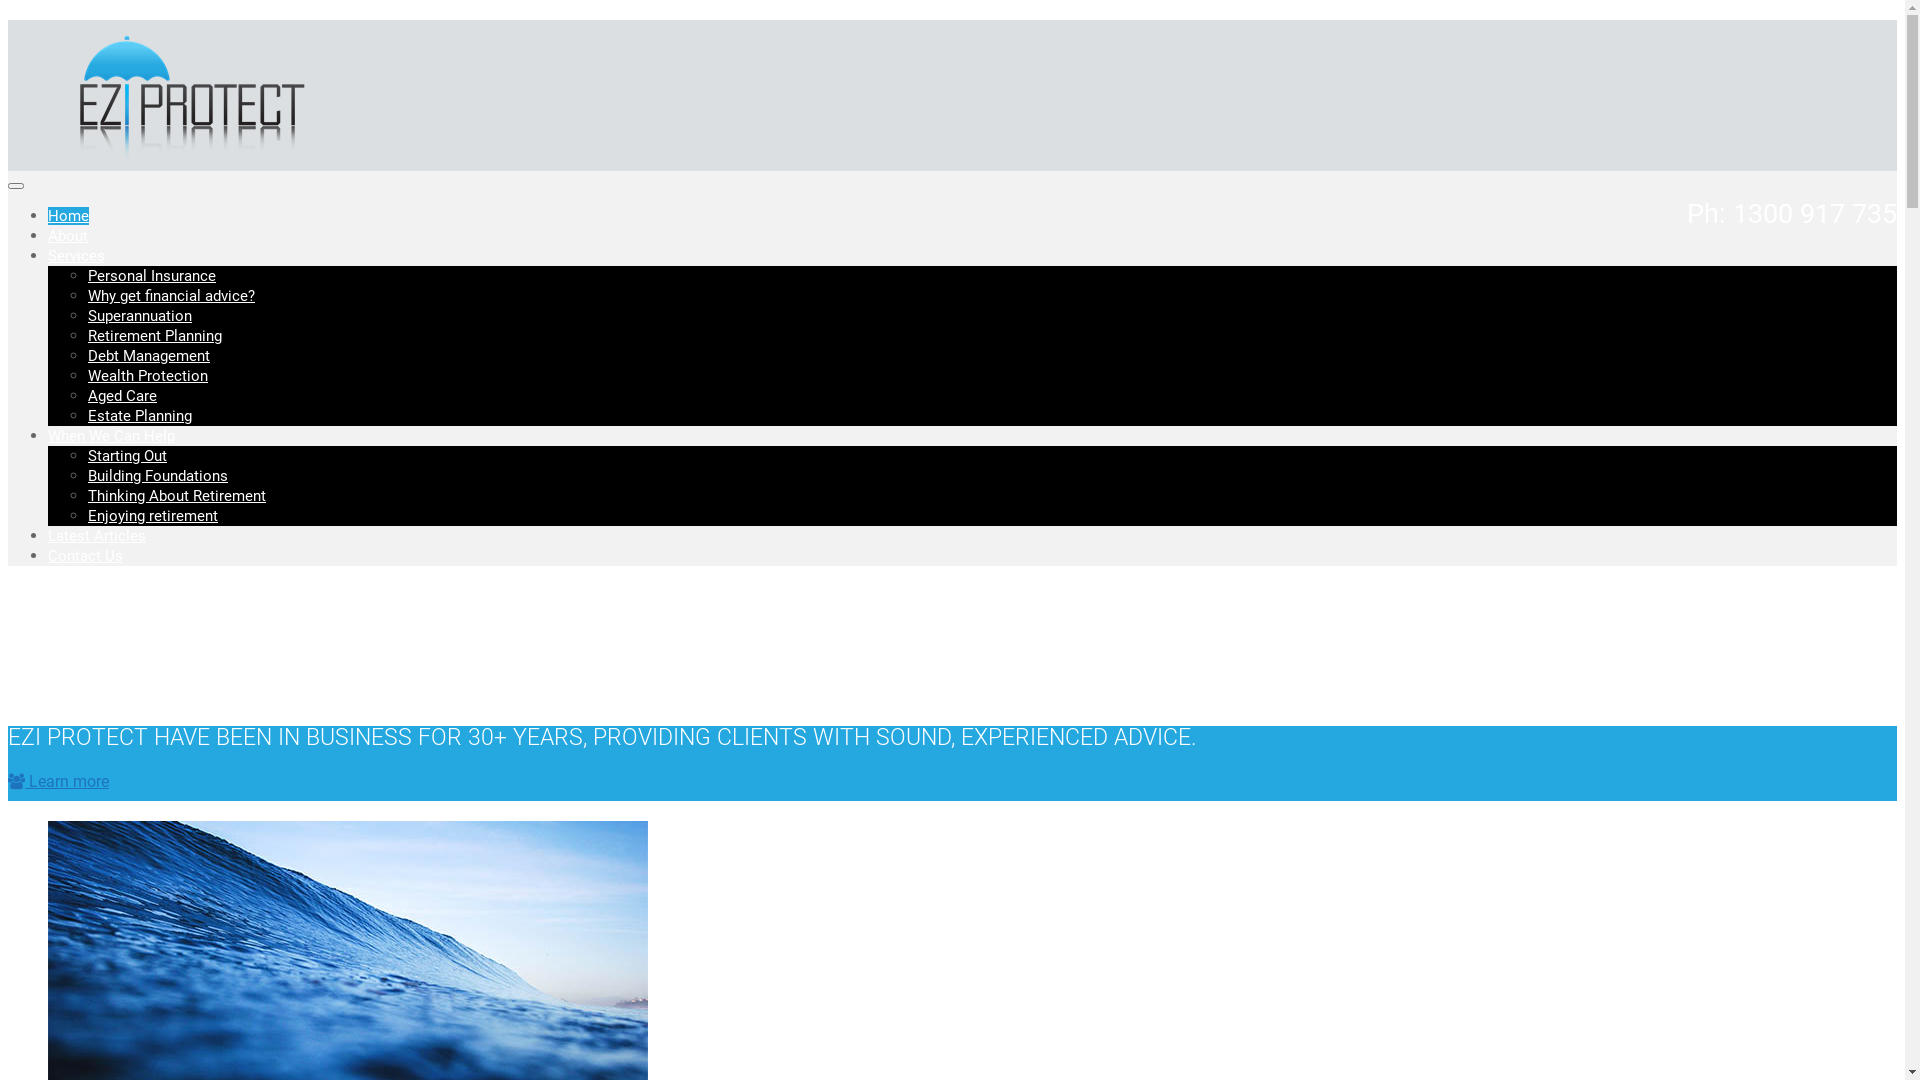 The height and width of the screenshot is (1080, 1920). Describe the element at coordinates (126, 455) in the screenshot. I see `'Starting Out'` at that location.